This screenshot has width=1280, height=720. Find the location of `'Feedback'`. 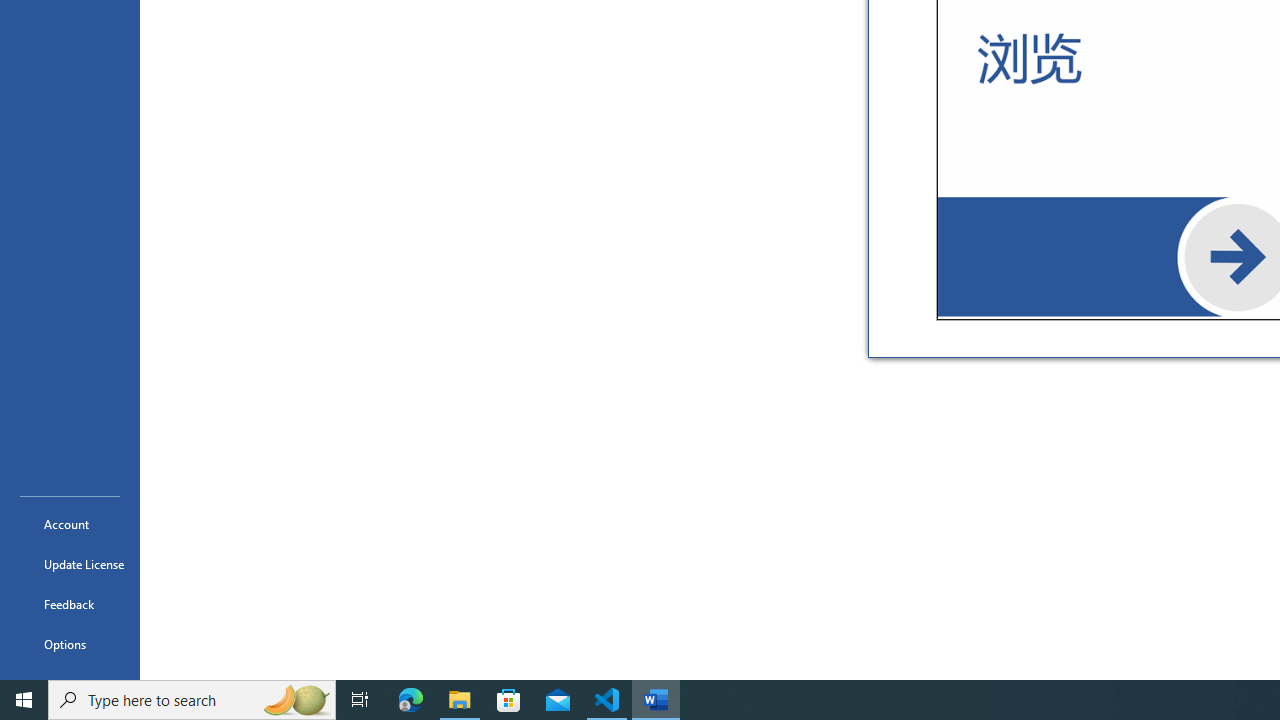

'Feedback' is located at coordinates (69, 603).